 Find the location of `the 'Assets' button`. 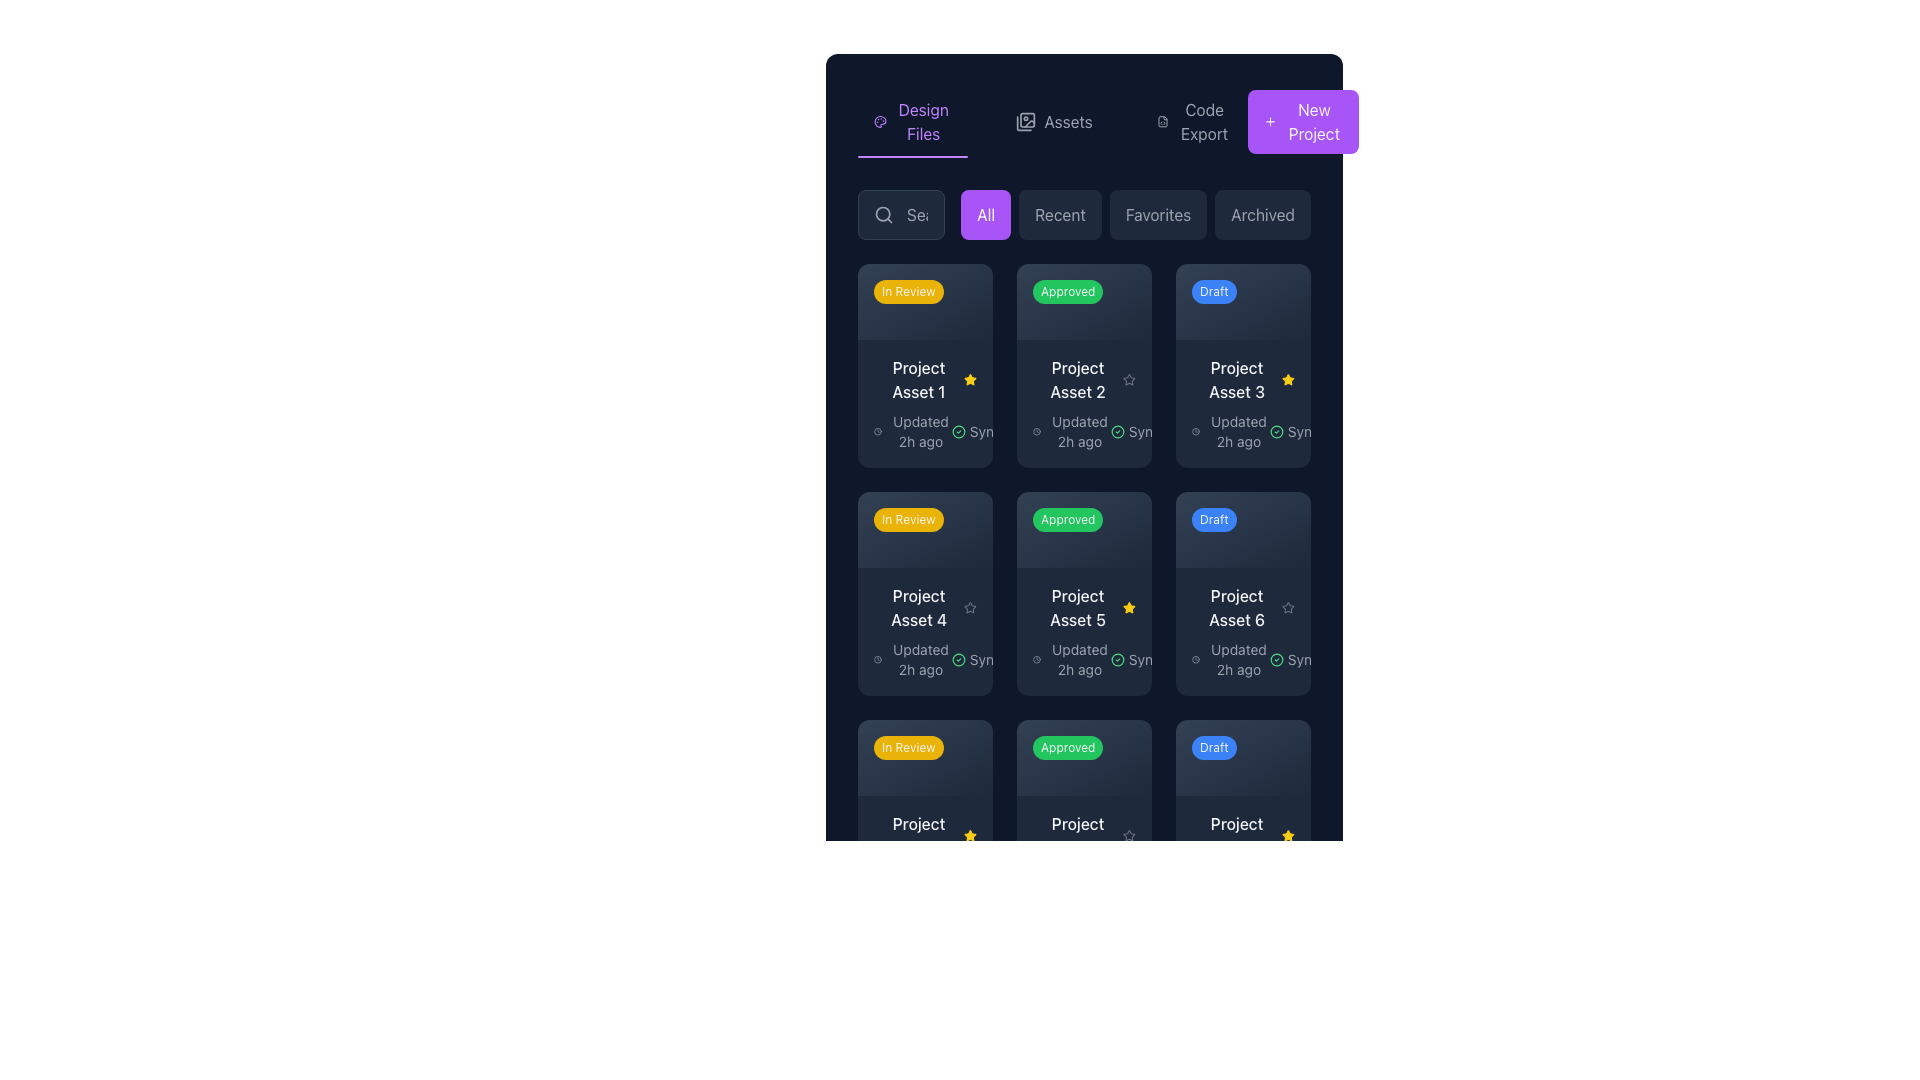

the 'Assets' button is located at coordinates (1083, 122).